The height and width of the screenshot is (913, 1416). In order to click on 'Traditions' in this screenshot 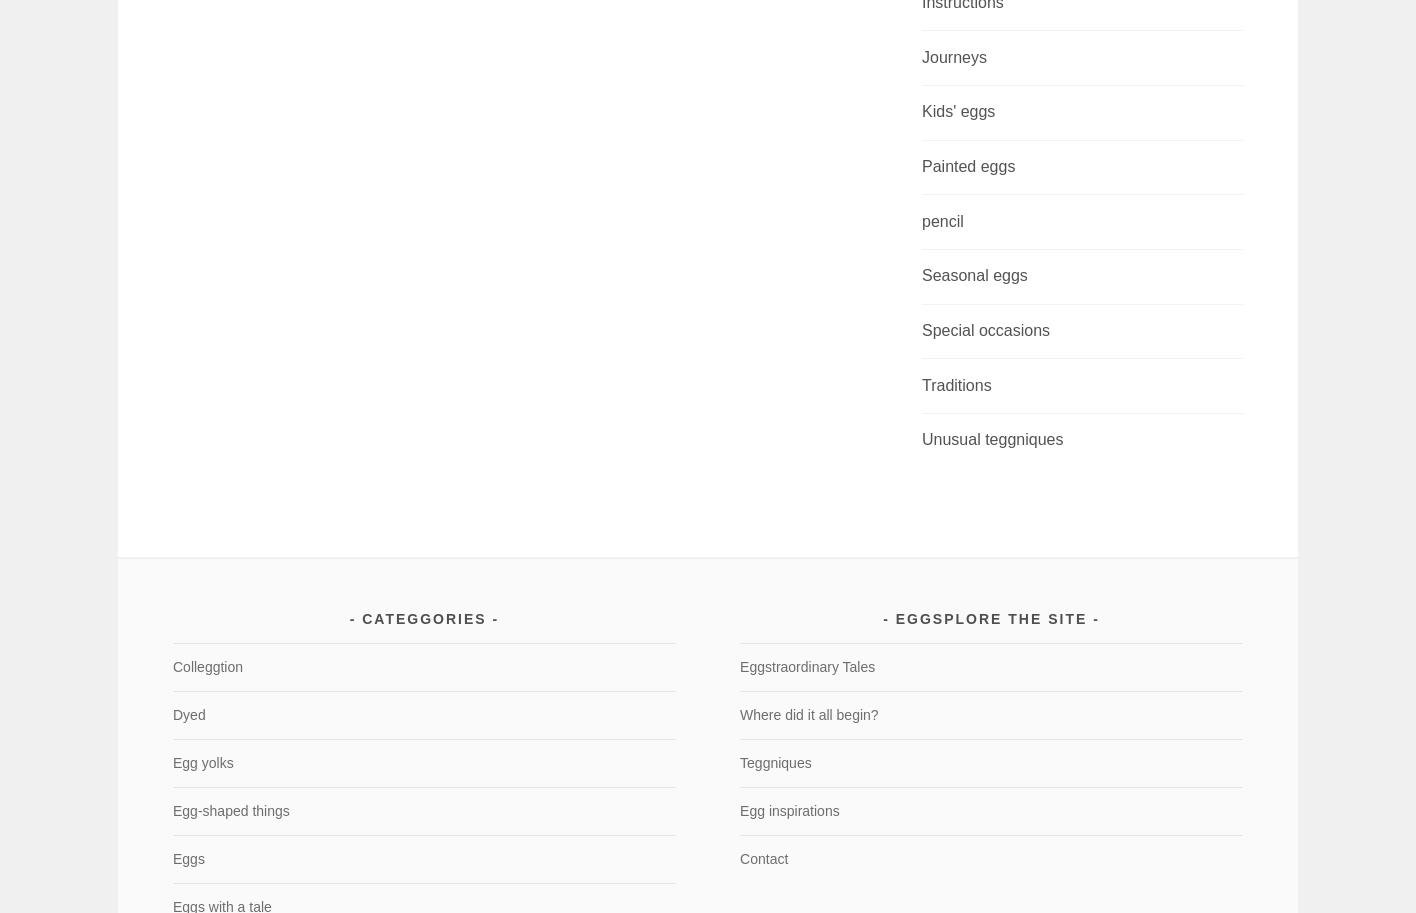, I will do `click(956, 383)`.